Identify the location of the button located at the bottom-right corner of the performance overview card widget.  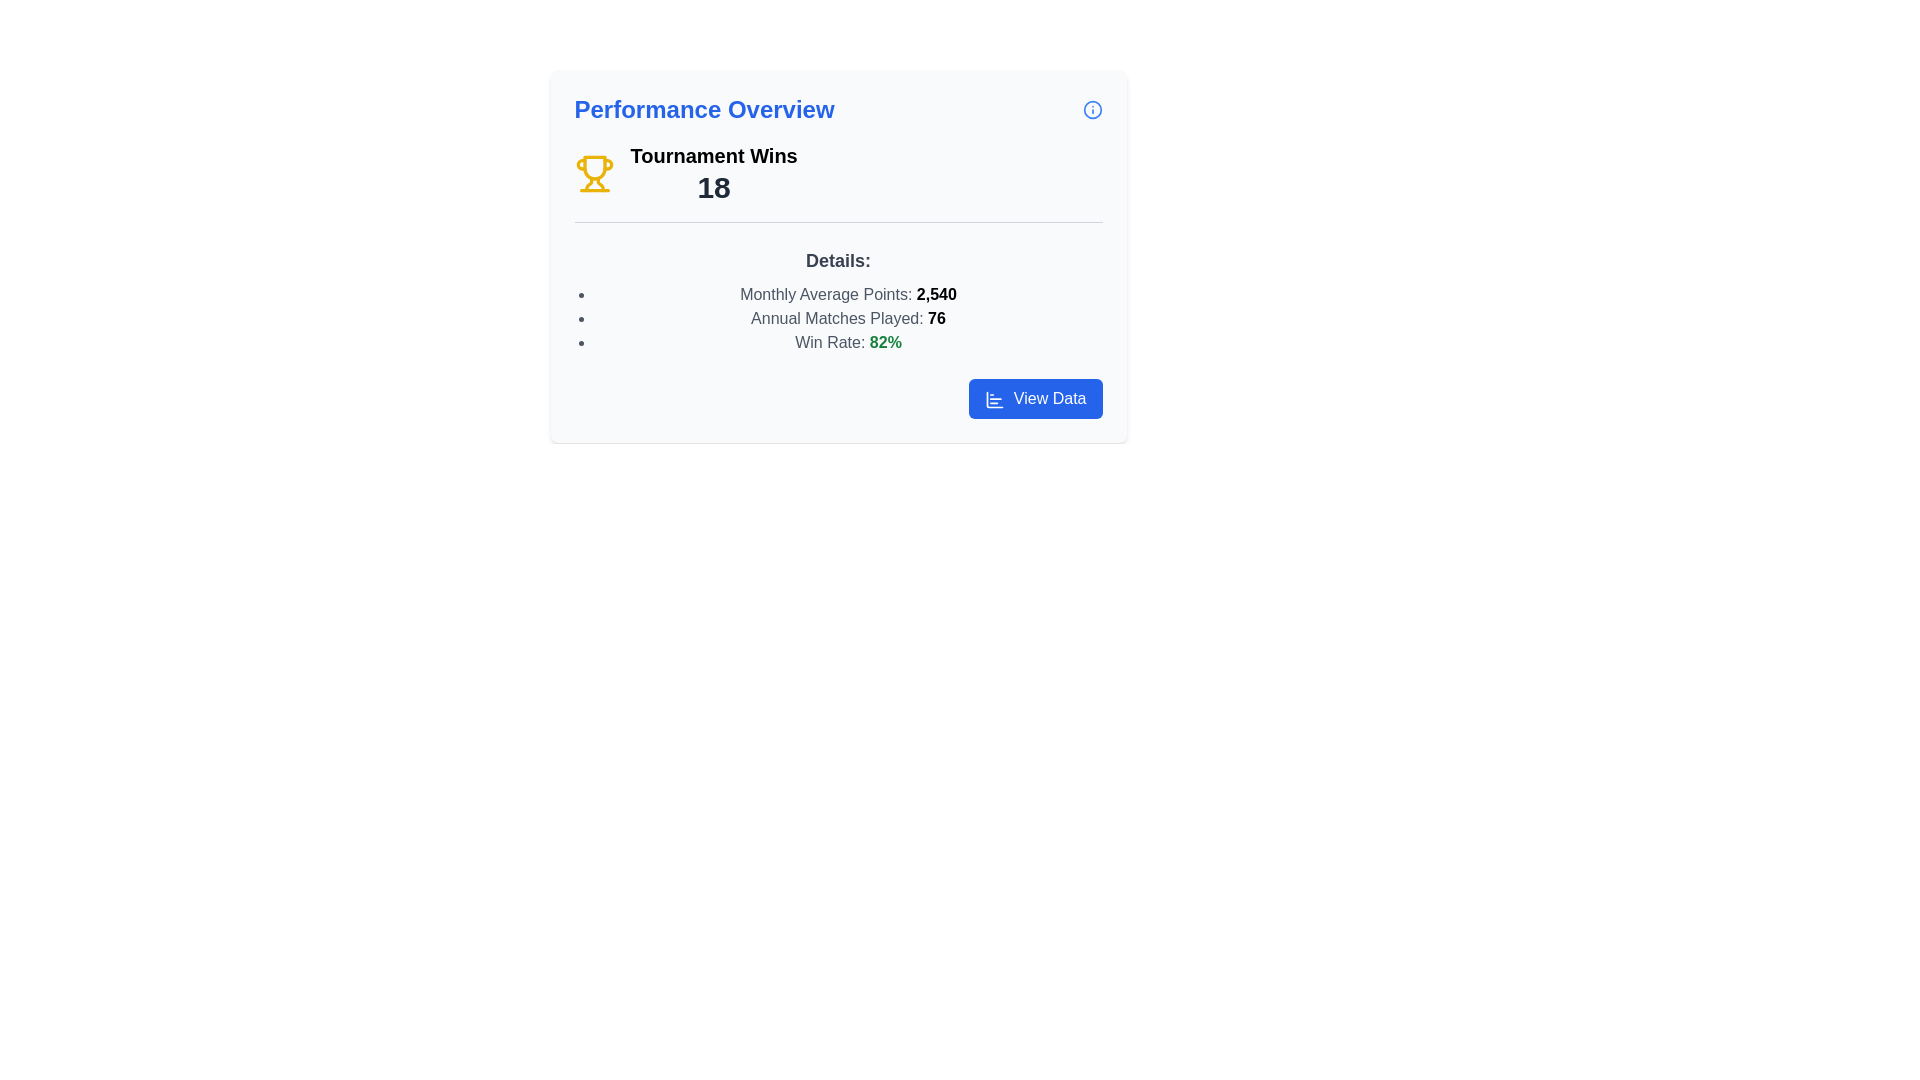
(1035, 398).